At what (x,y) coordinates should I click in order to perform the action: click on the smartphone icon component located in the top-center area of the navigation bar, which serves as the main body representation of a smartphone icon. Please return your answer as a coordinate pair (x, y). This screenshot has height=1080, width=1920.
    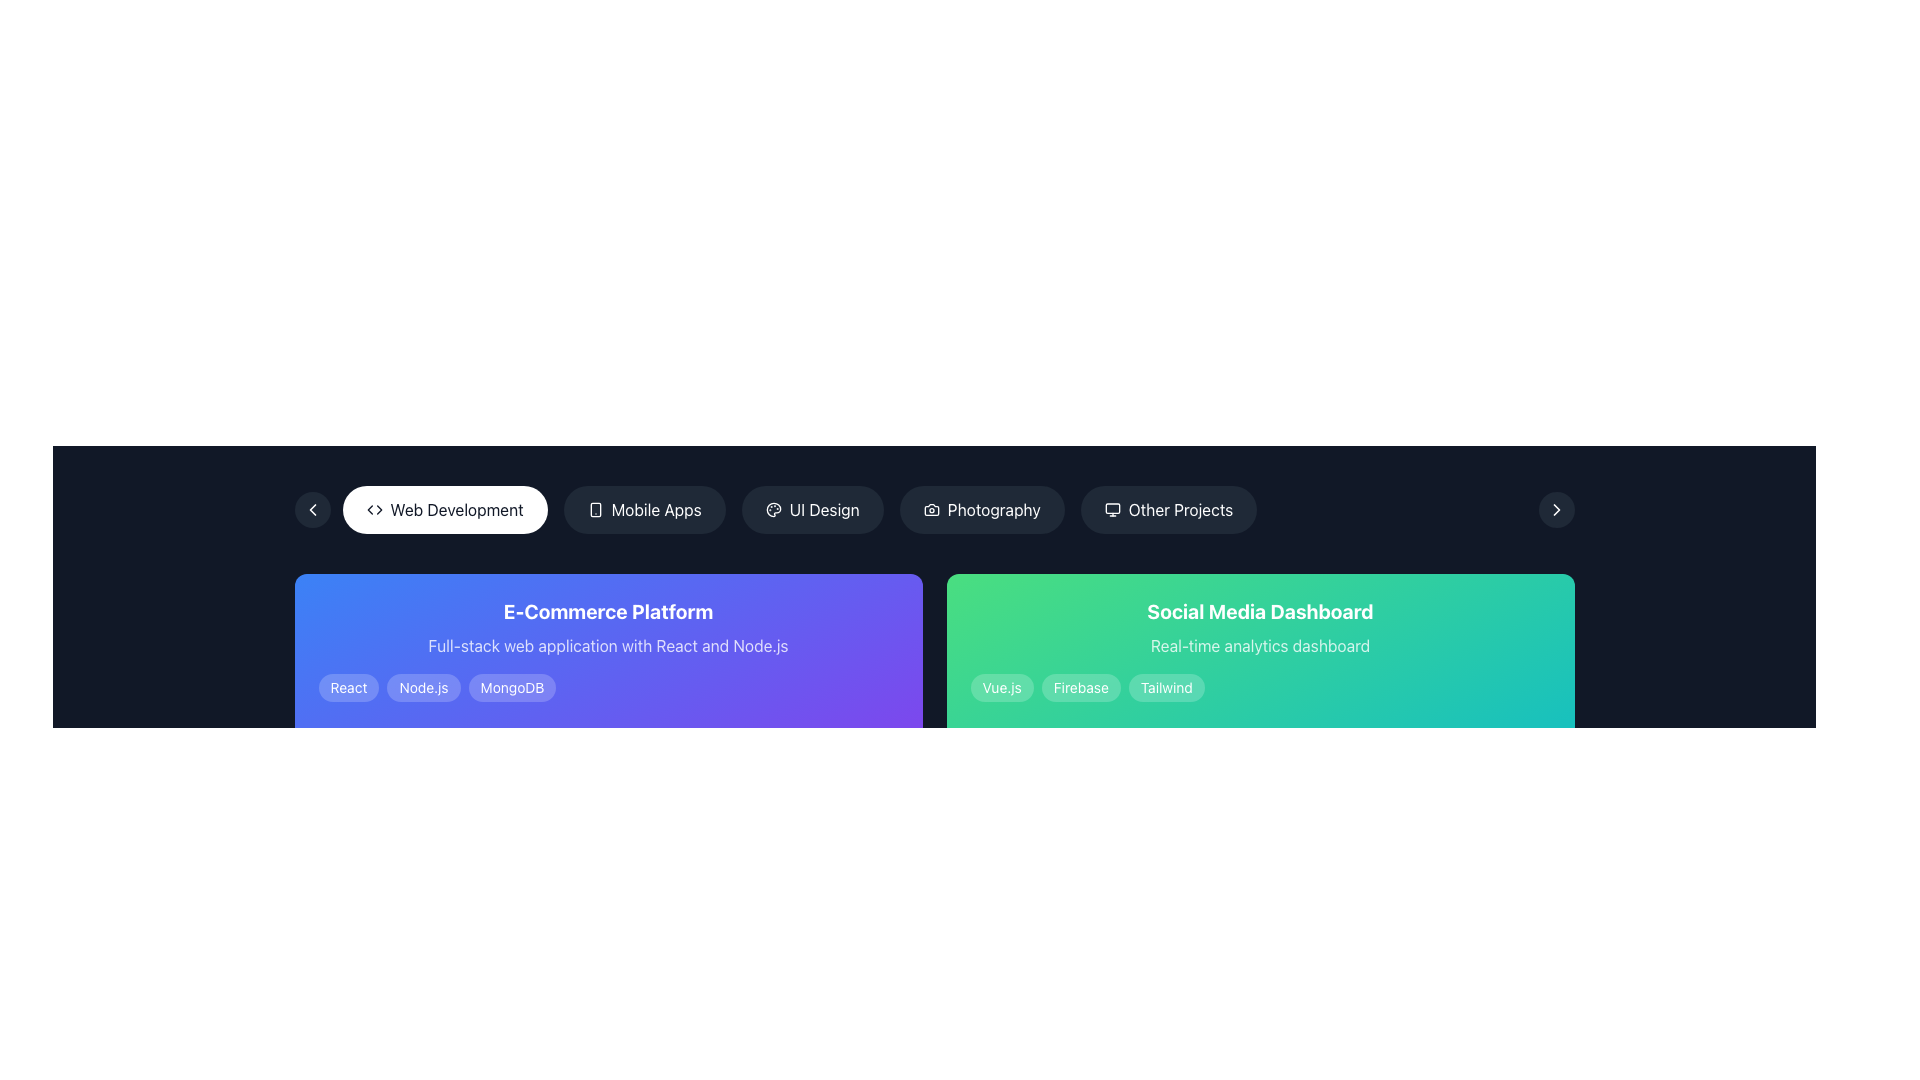
    Looking at the image, I should click on (594, 508).